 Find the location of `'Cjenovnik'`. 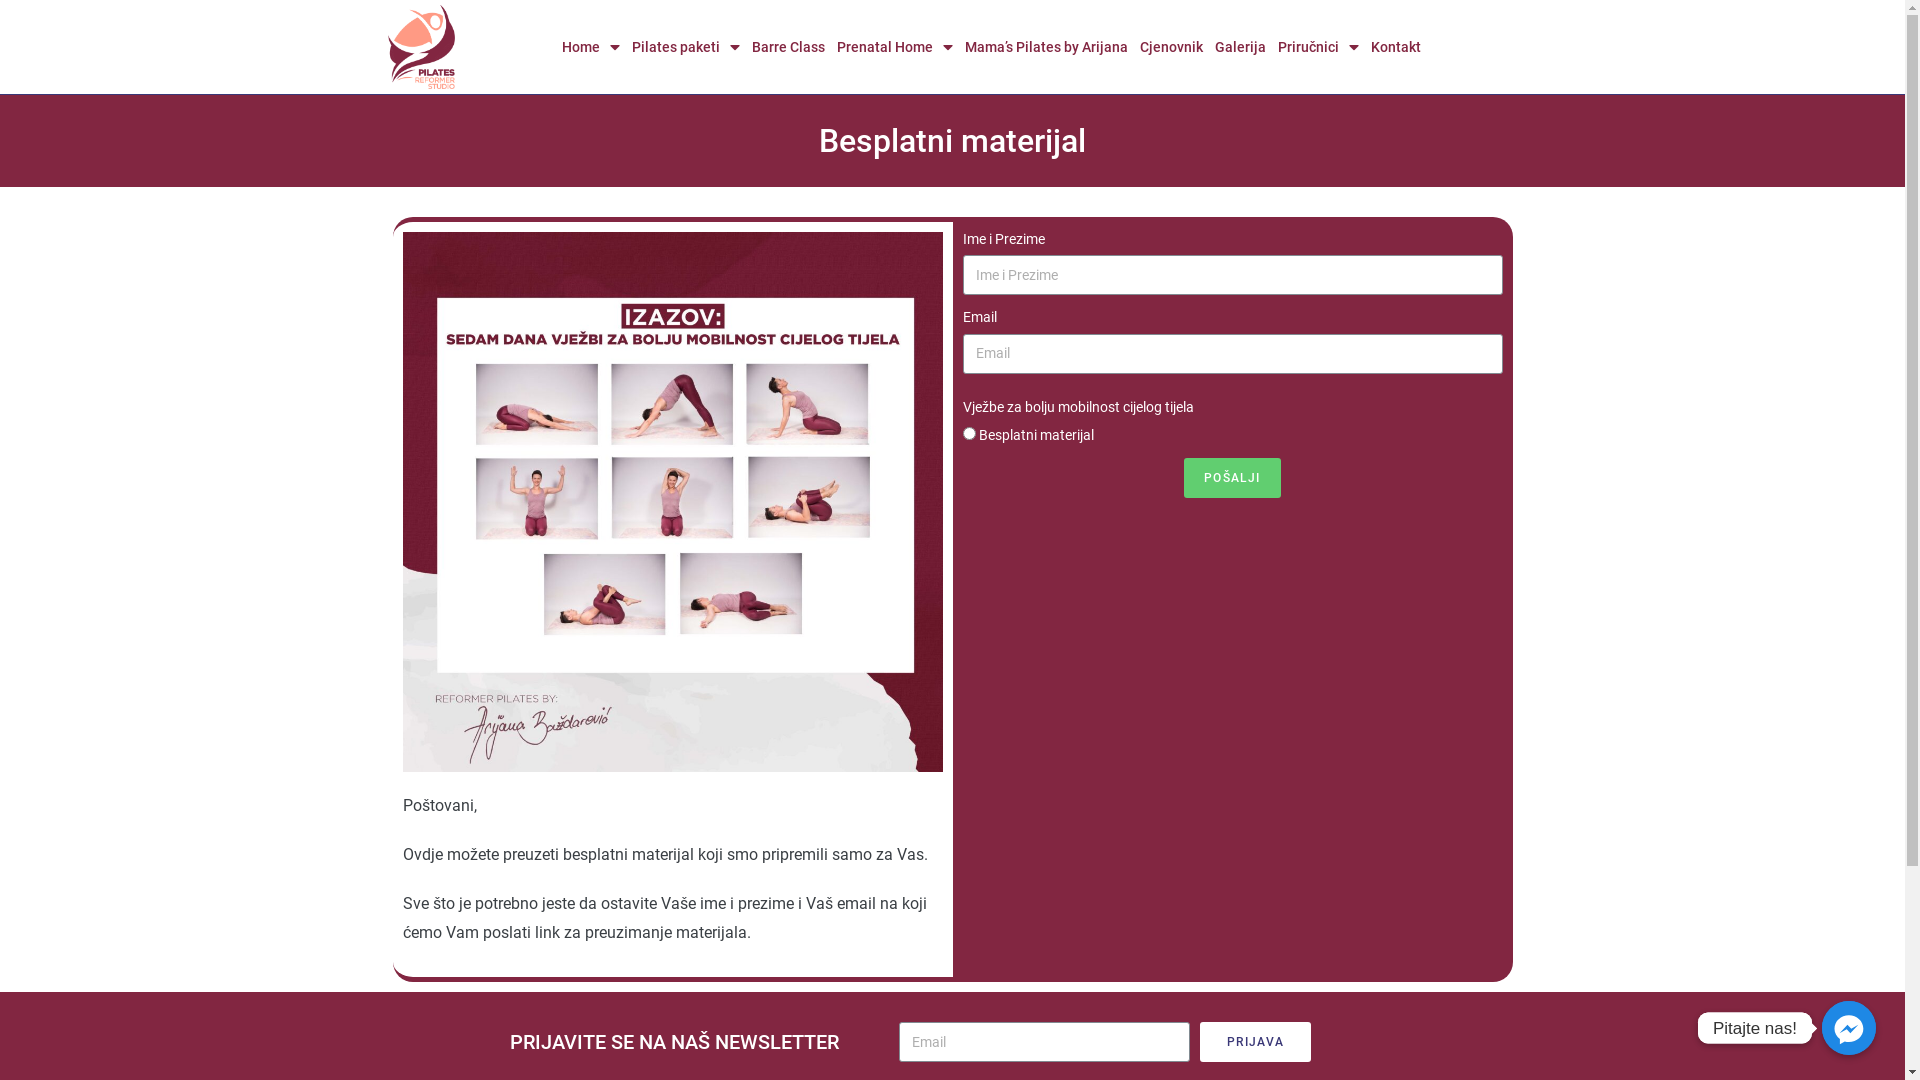

'Cjenovnik' is located at coordinates (1171, 45).